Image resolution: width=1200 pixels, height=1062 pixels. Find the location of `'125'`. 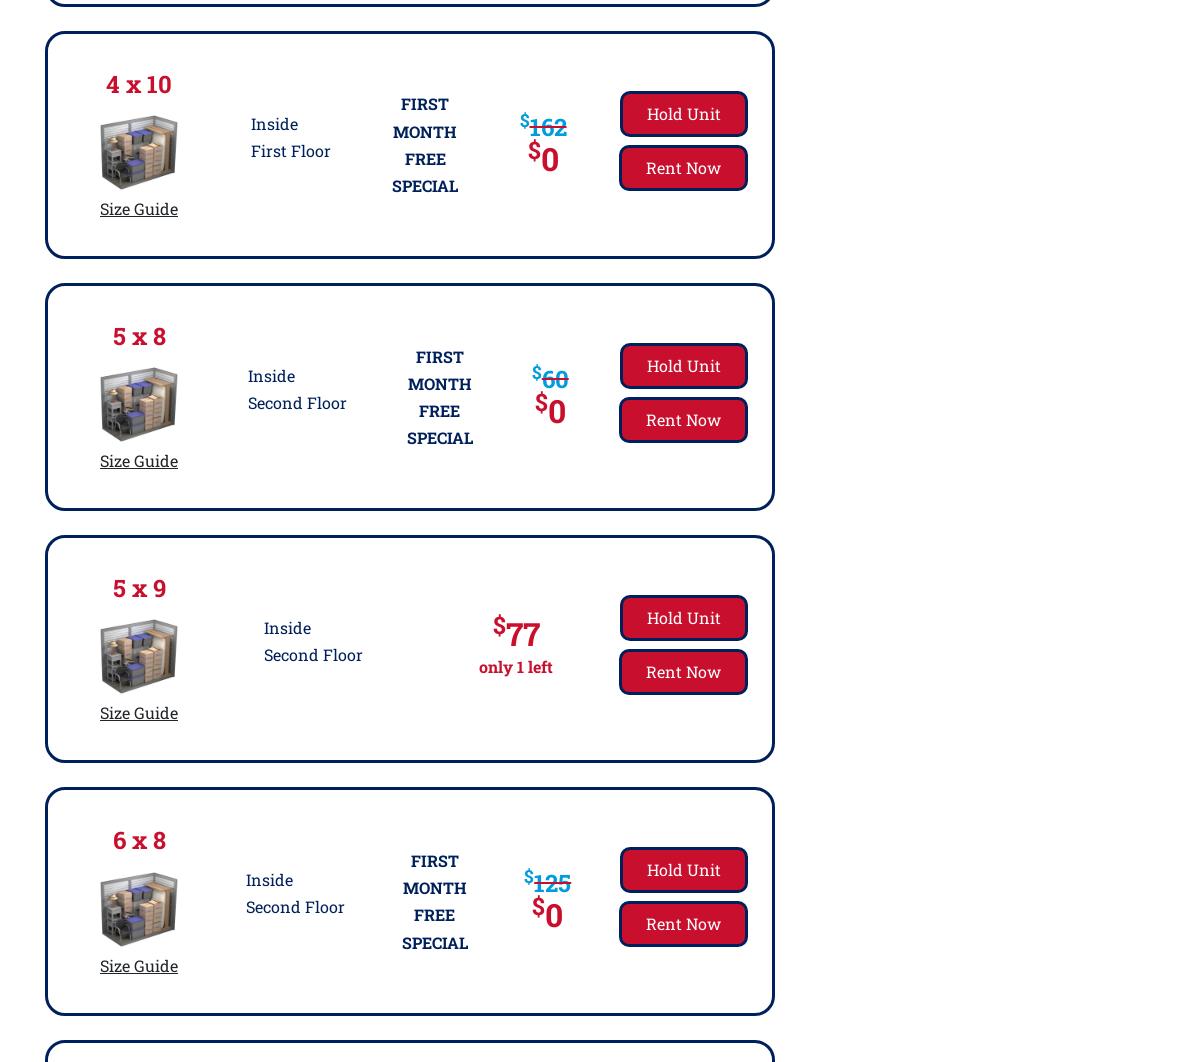

'125' is located at coordinates (551, 882).